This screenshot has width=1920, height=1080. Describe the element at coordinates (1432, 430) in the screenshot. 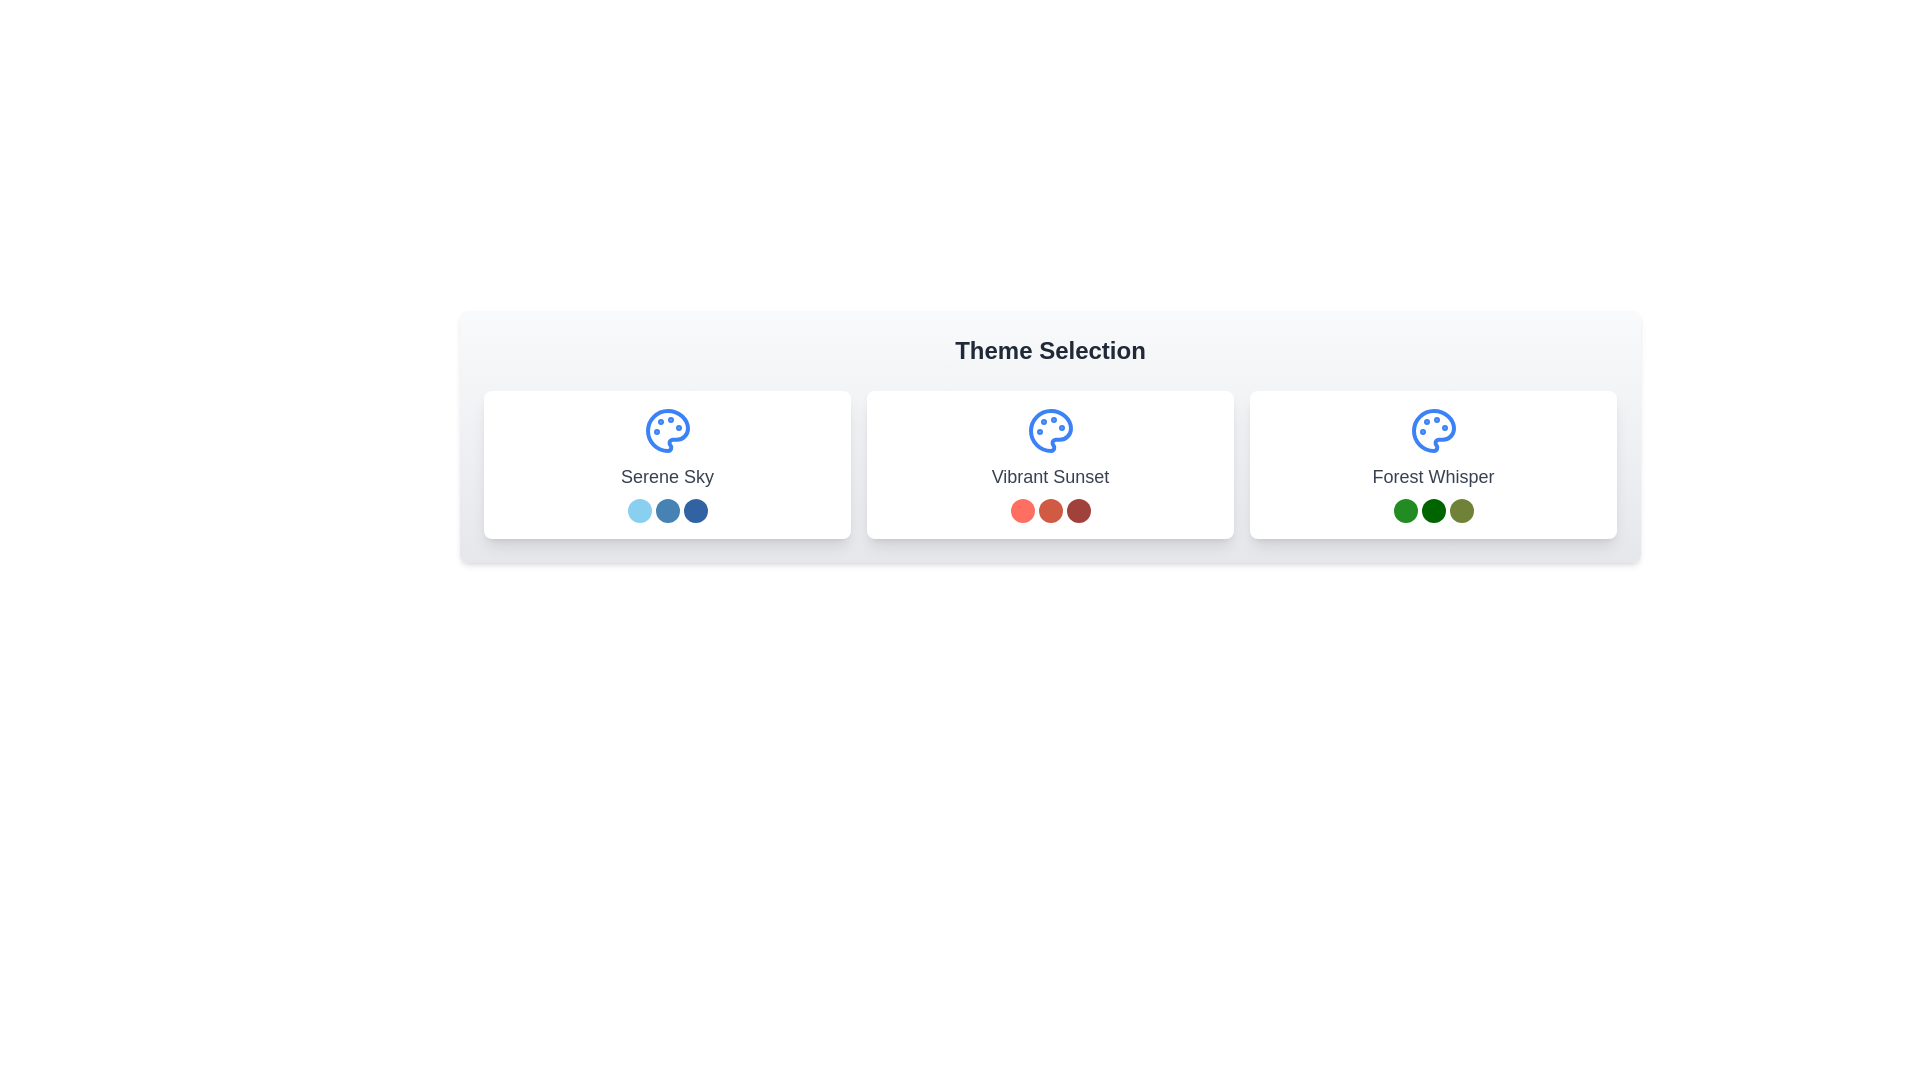

I see `the blue palette icon in the upper-middle section of the 'Forest Whisper' theme card` at that location.